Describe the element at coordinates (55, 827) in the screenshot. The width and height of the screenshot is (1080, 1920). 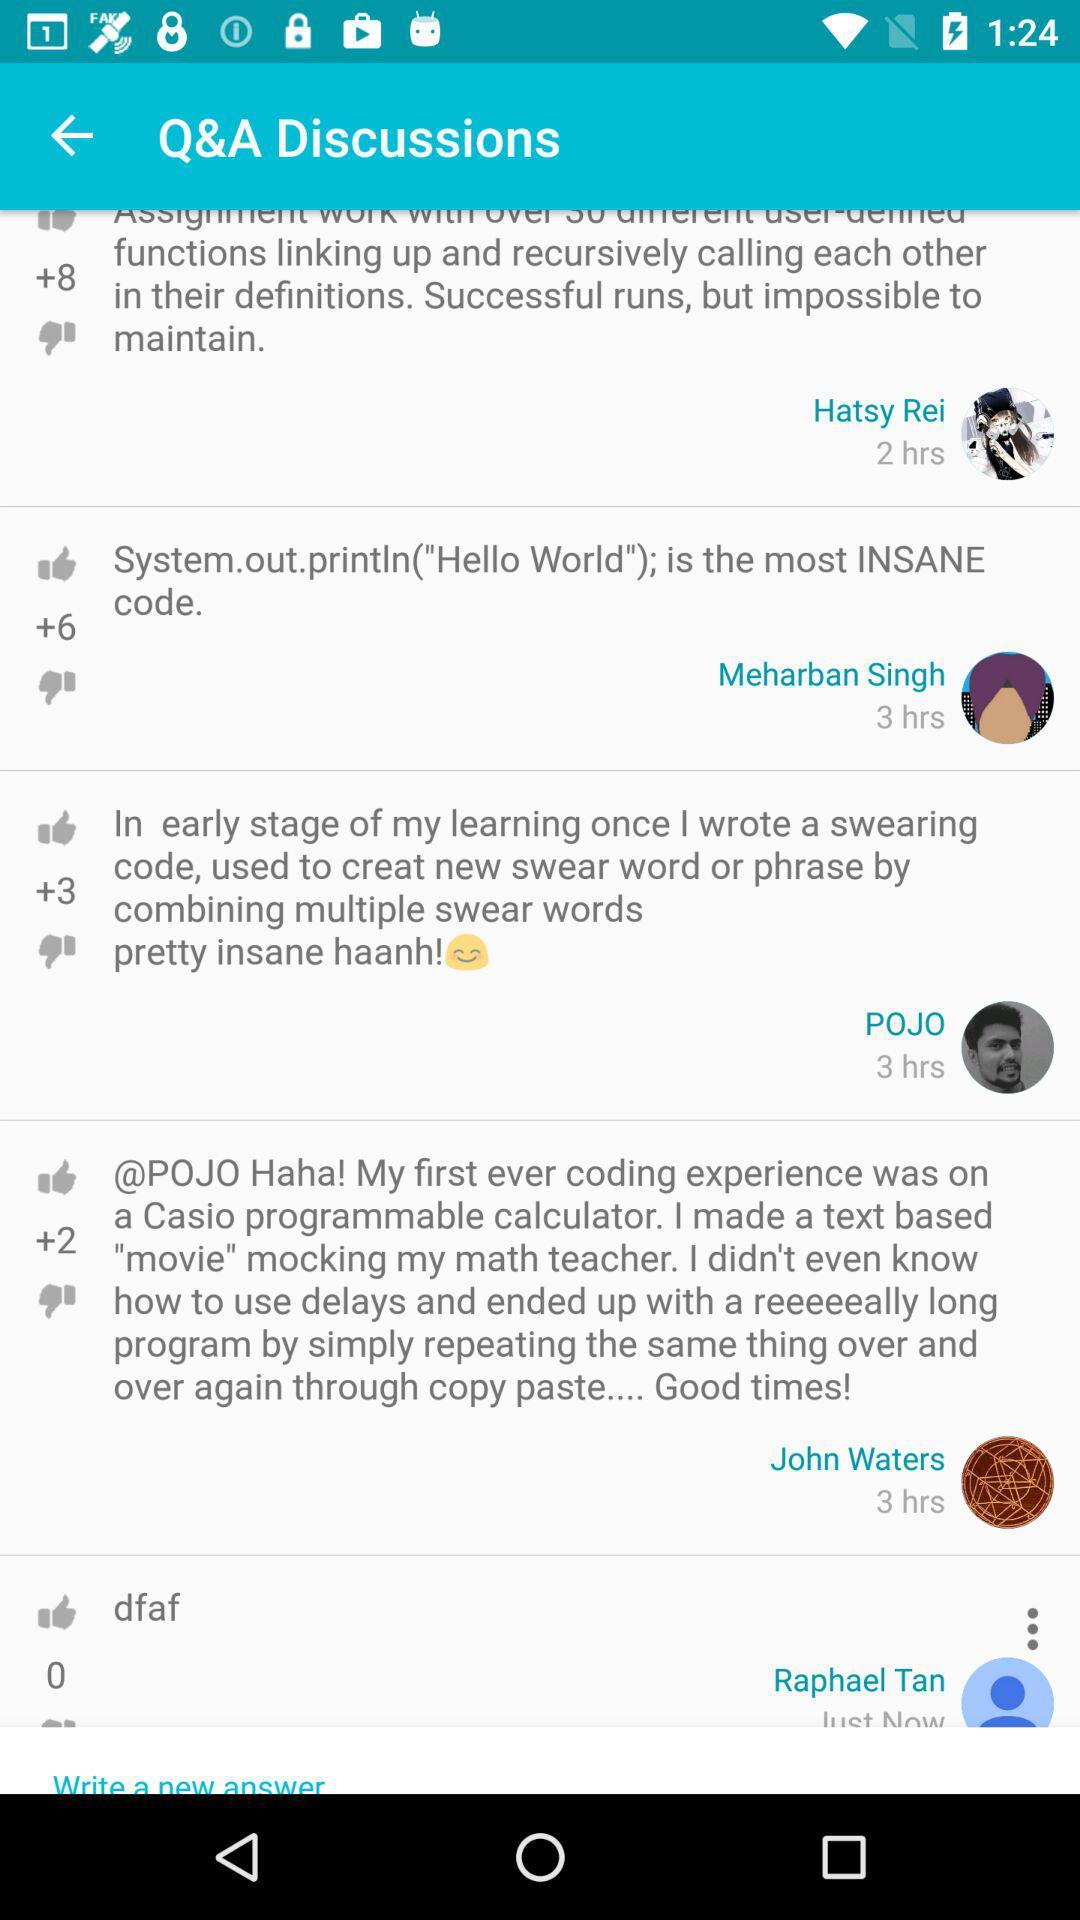
I see `give upvote` at that location.